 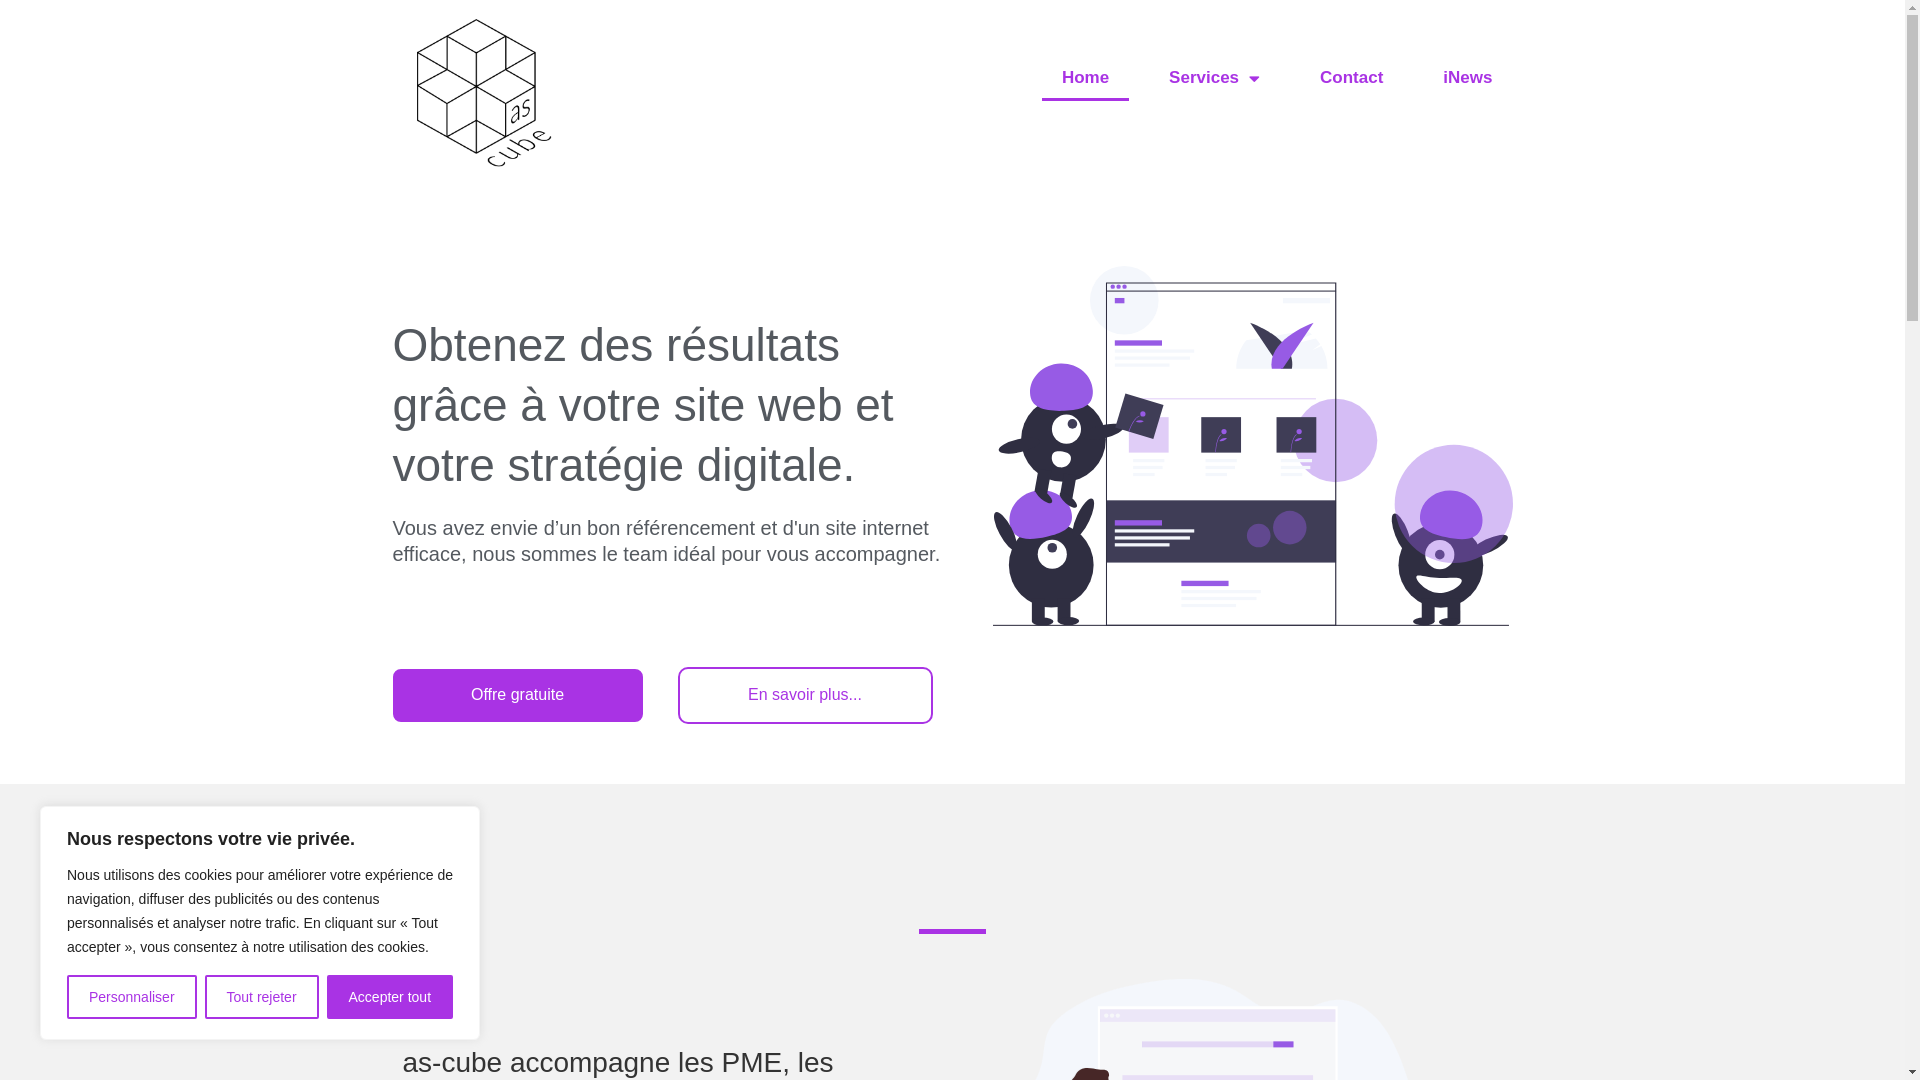 I want to click on 'Services', so click(x=1213, y=76).